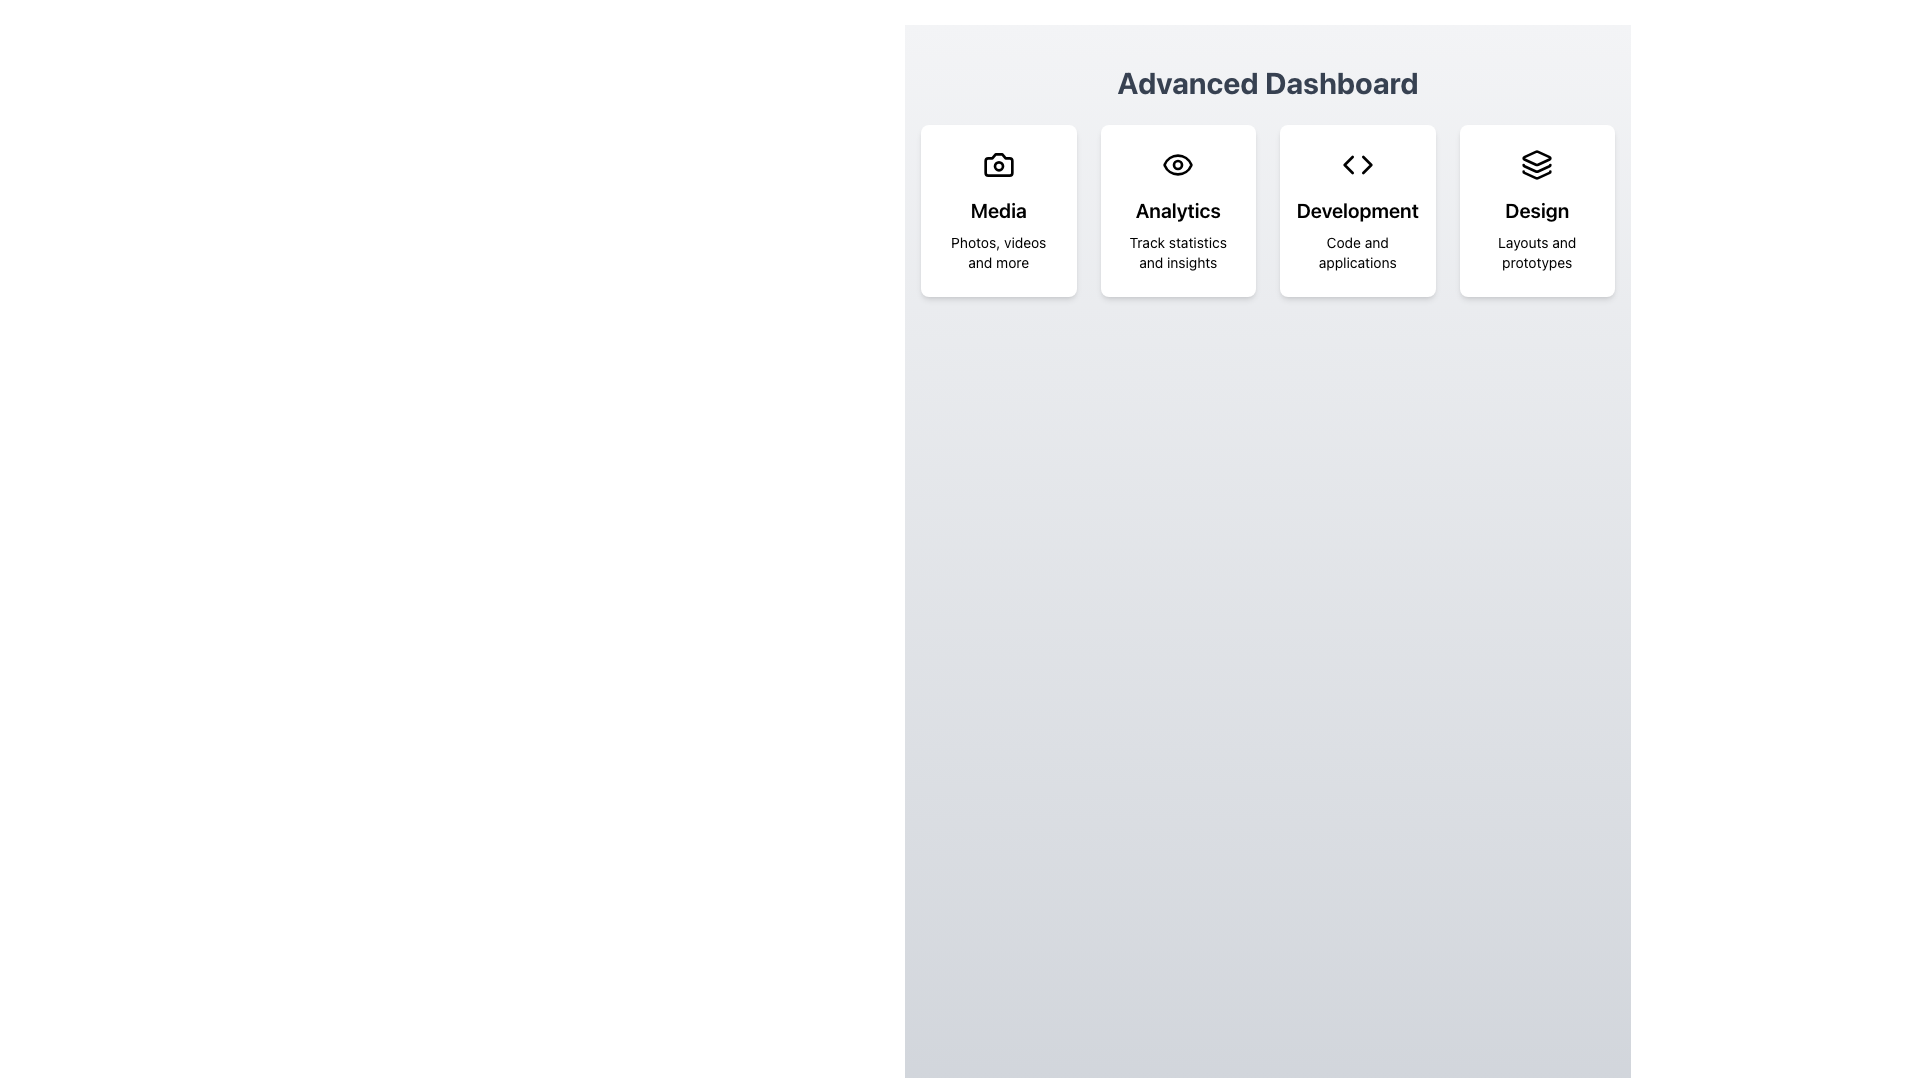 The width and height of the screenshot is (1920, 1080). I want to click on the navigational card that directs users to layouts and prototypes related to design, which is the fourth item in a horizontal grid layout, to trigger effects, so click(1536, 211).